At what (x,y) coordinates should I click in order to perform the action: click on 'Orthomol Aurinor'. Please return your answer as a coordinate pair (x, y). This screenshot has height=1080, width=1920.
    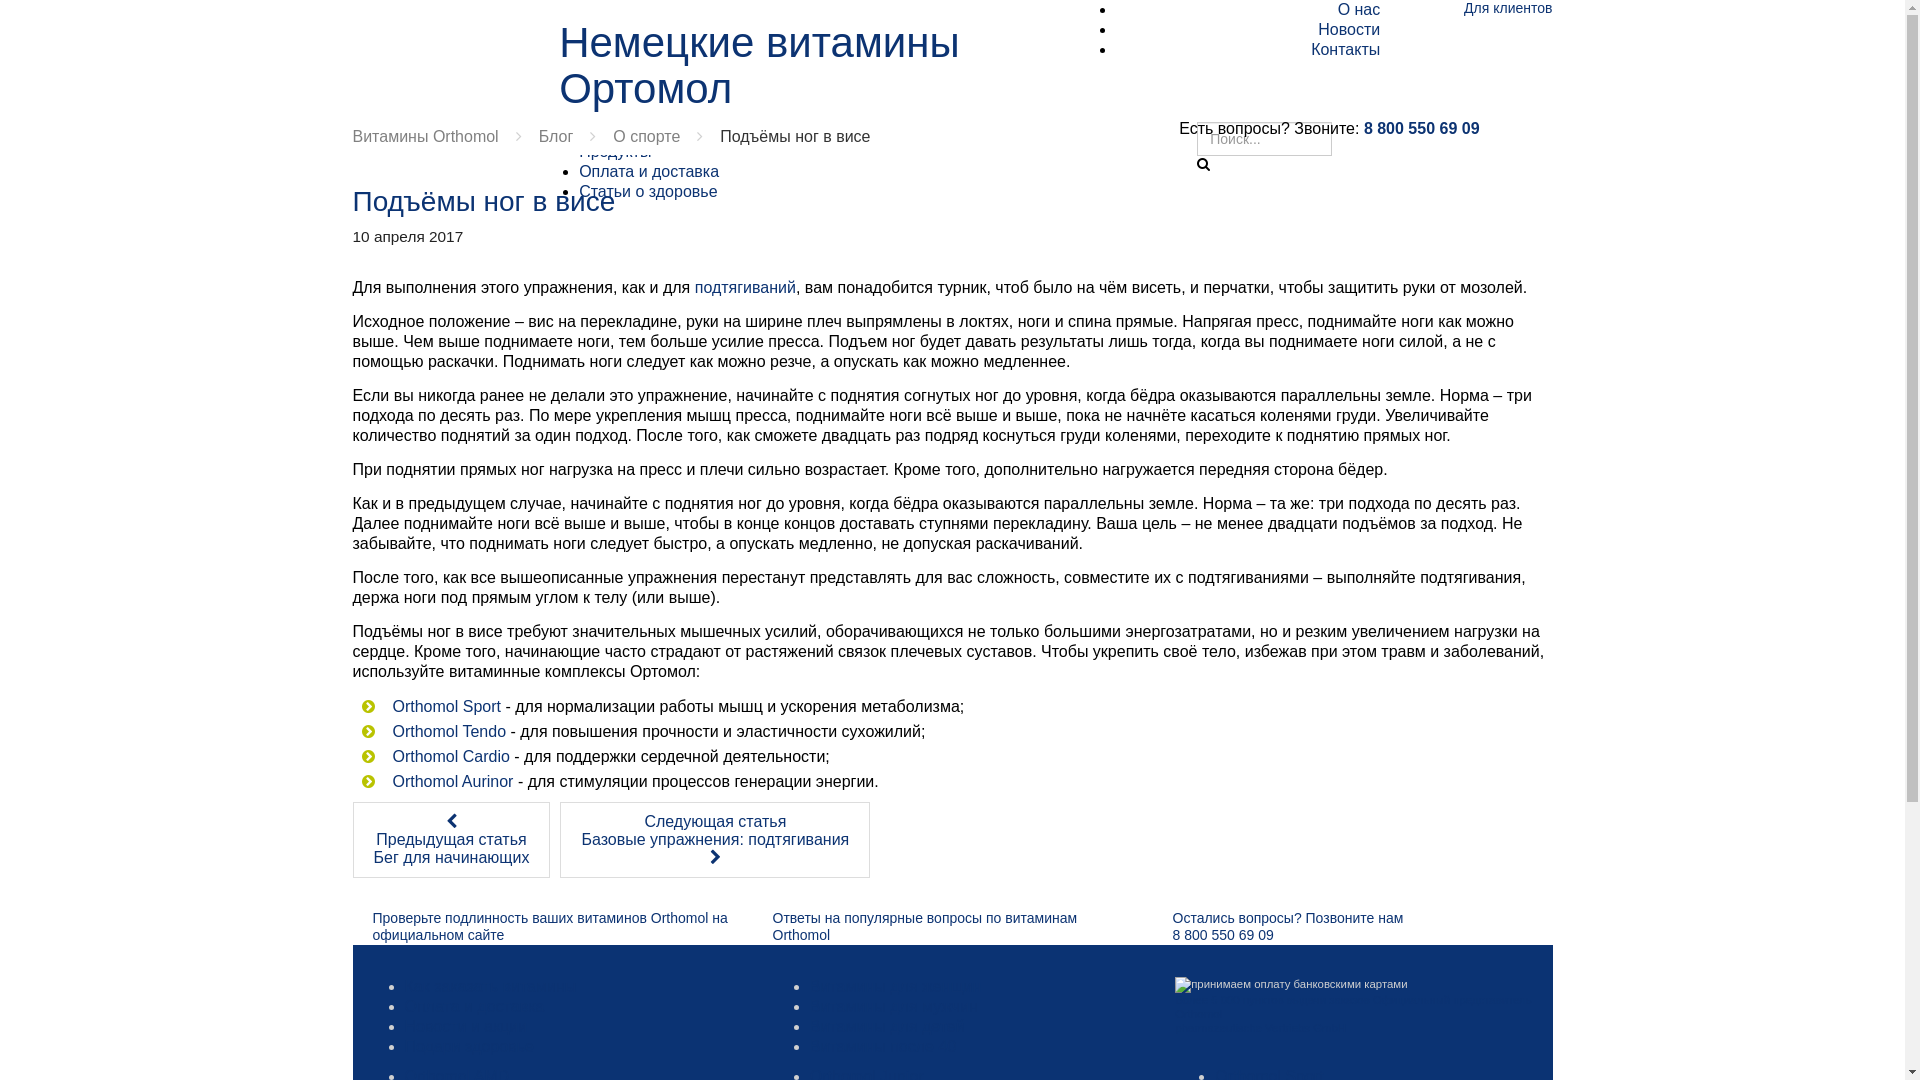
    Looking at the image, I should click on (451, 780).